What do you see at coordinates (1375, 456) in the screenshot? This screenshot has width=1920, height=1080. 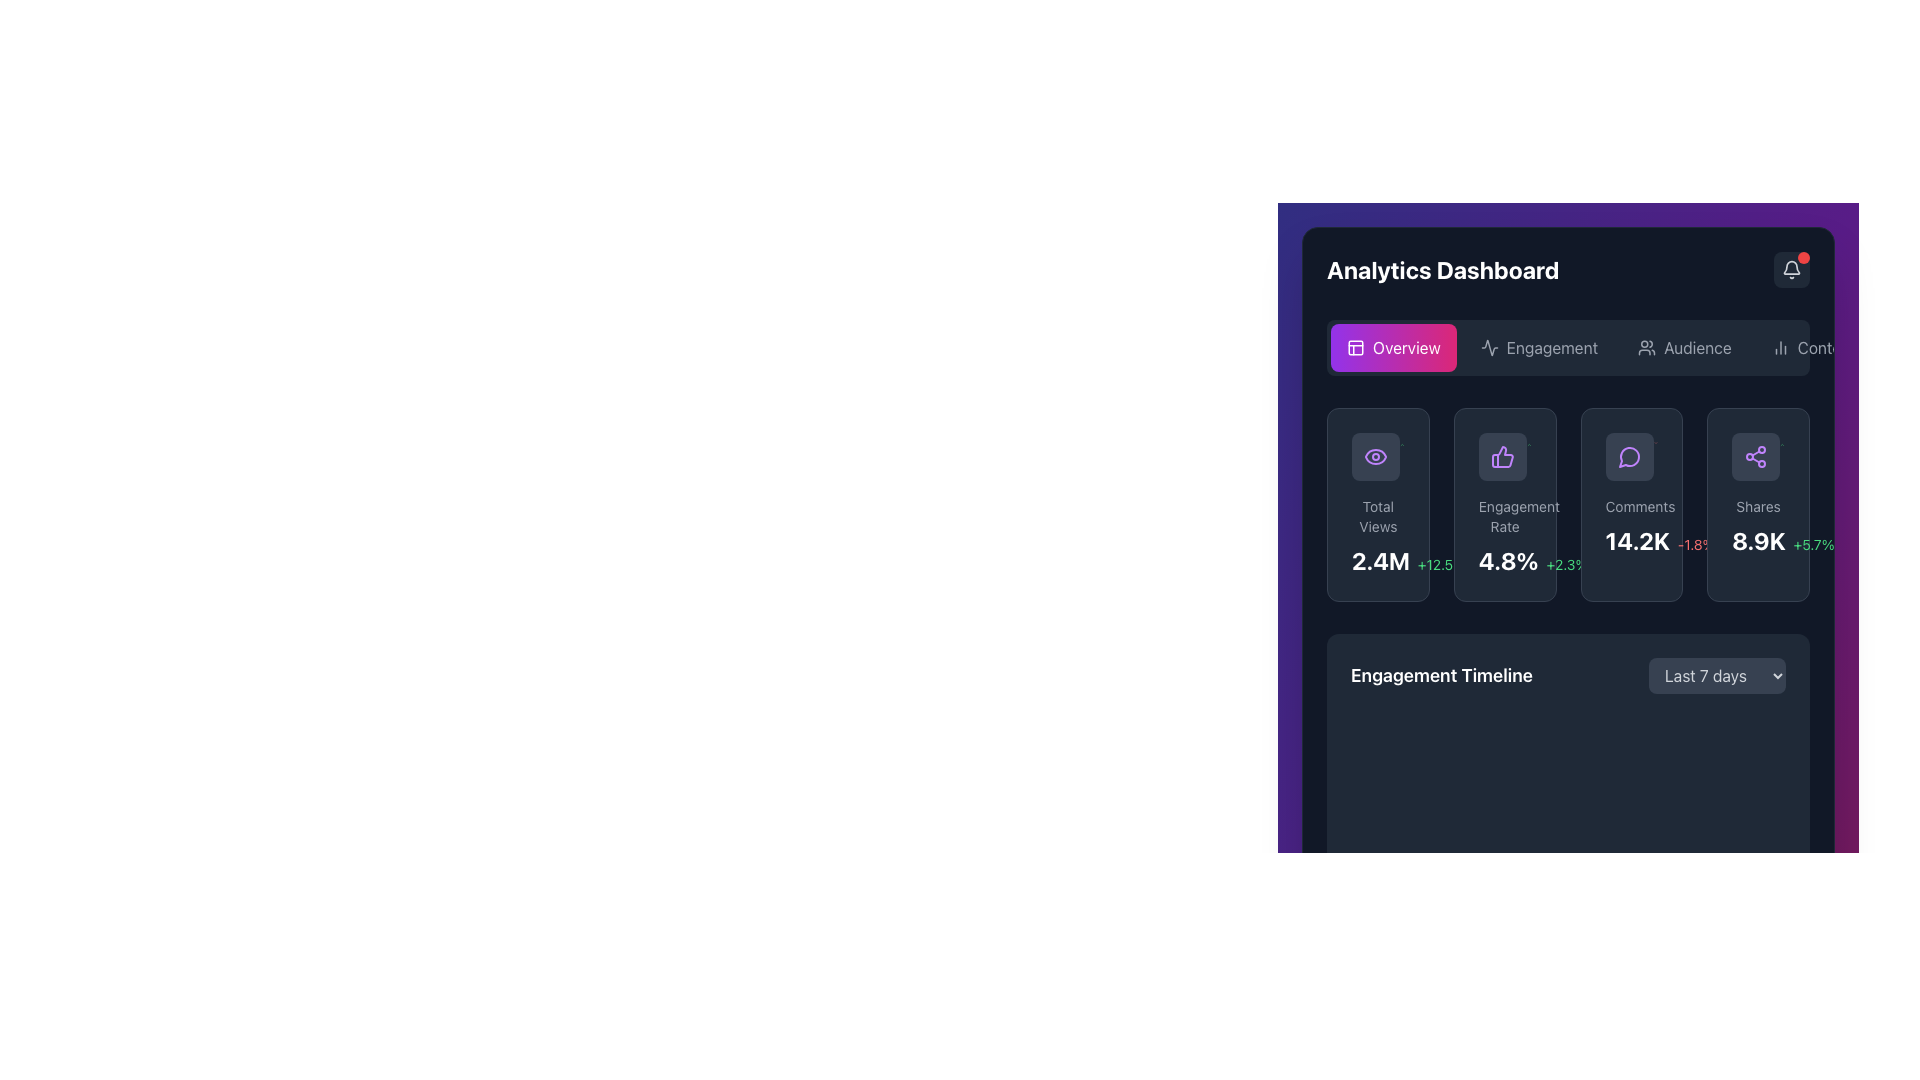 I see `the thin elliptical shape filled with a light purple hue, which is the external contour of the eye icon located at the center of the eye icon representation in the analytics metrics panel` at bounding box center [1375, 456].